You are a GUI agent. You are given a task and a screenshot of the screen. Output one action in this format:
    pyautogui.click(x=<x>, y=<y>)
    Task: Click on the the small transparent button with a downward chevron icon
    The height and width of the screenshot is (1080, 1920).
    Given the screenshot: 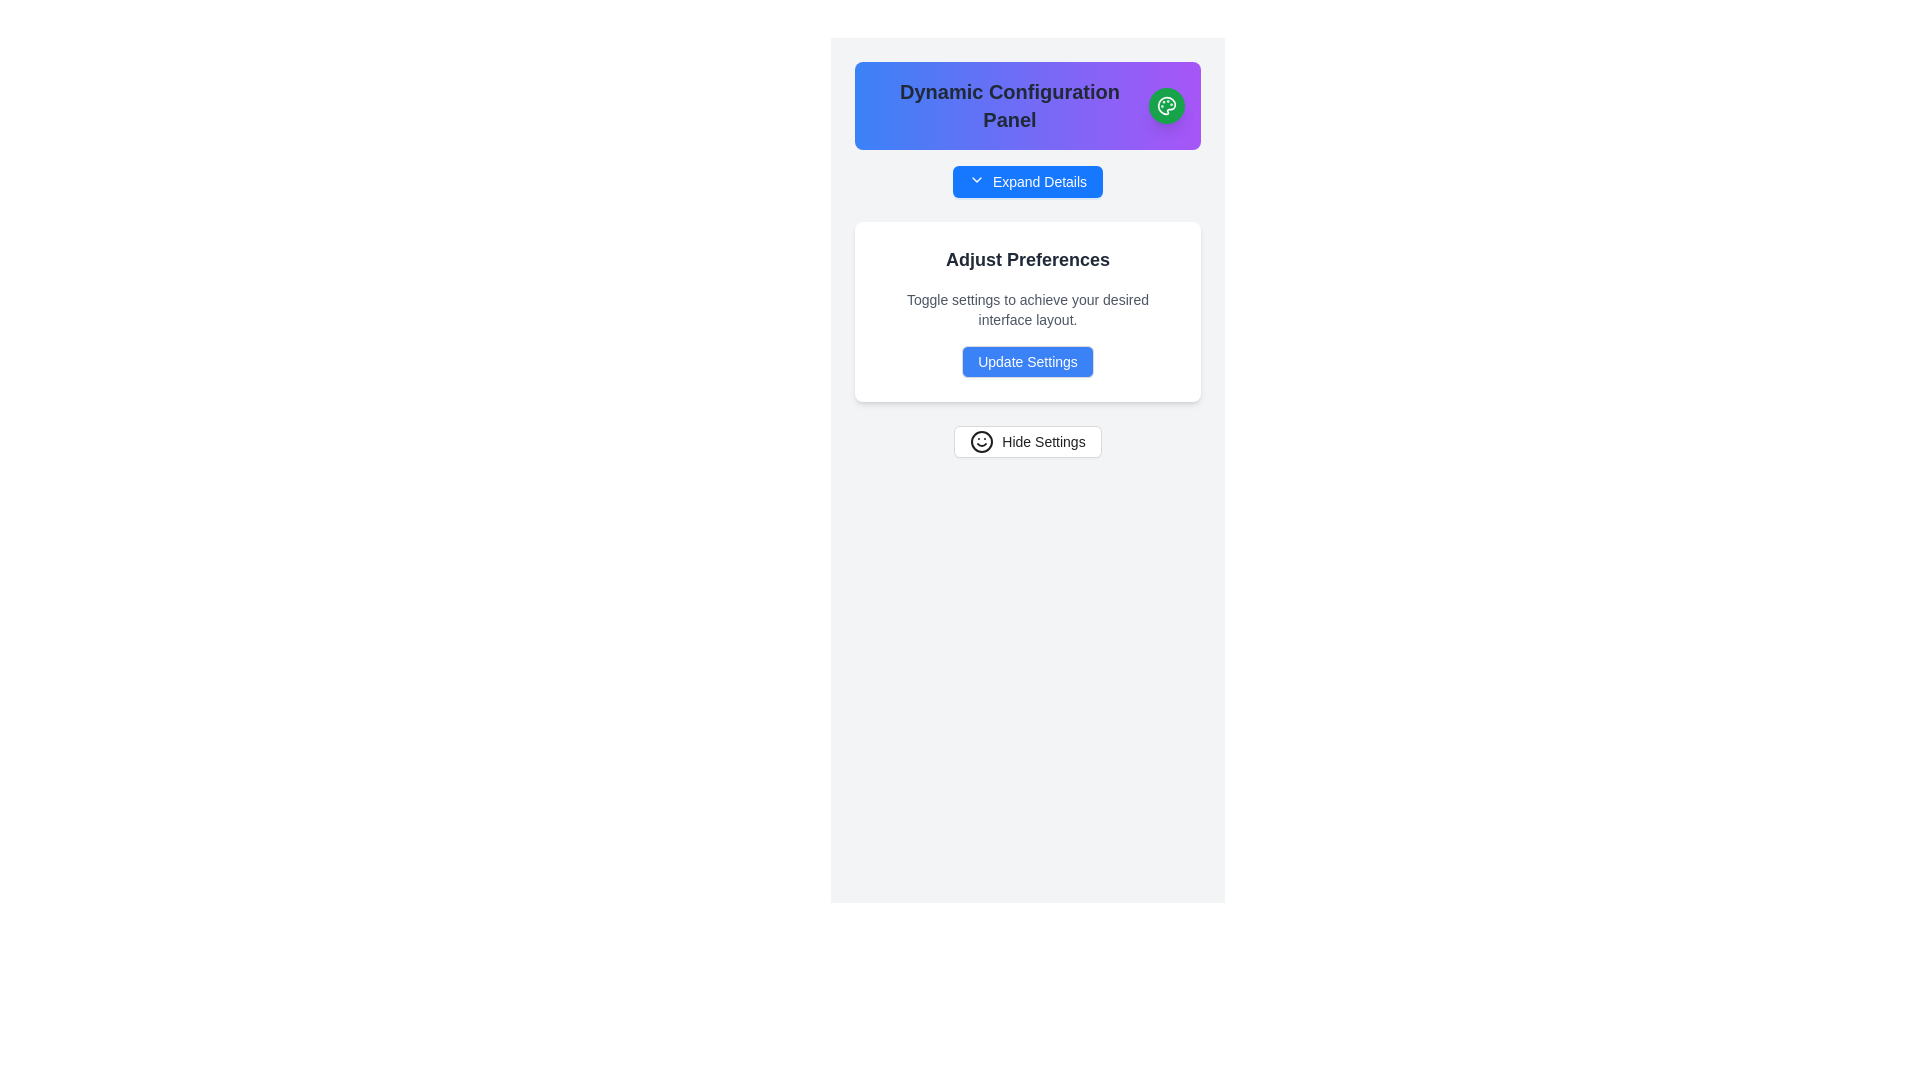 What is the action you would take?
    pyautogui.click(x=976, y=181)
    